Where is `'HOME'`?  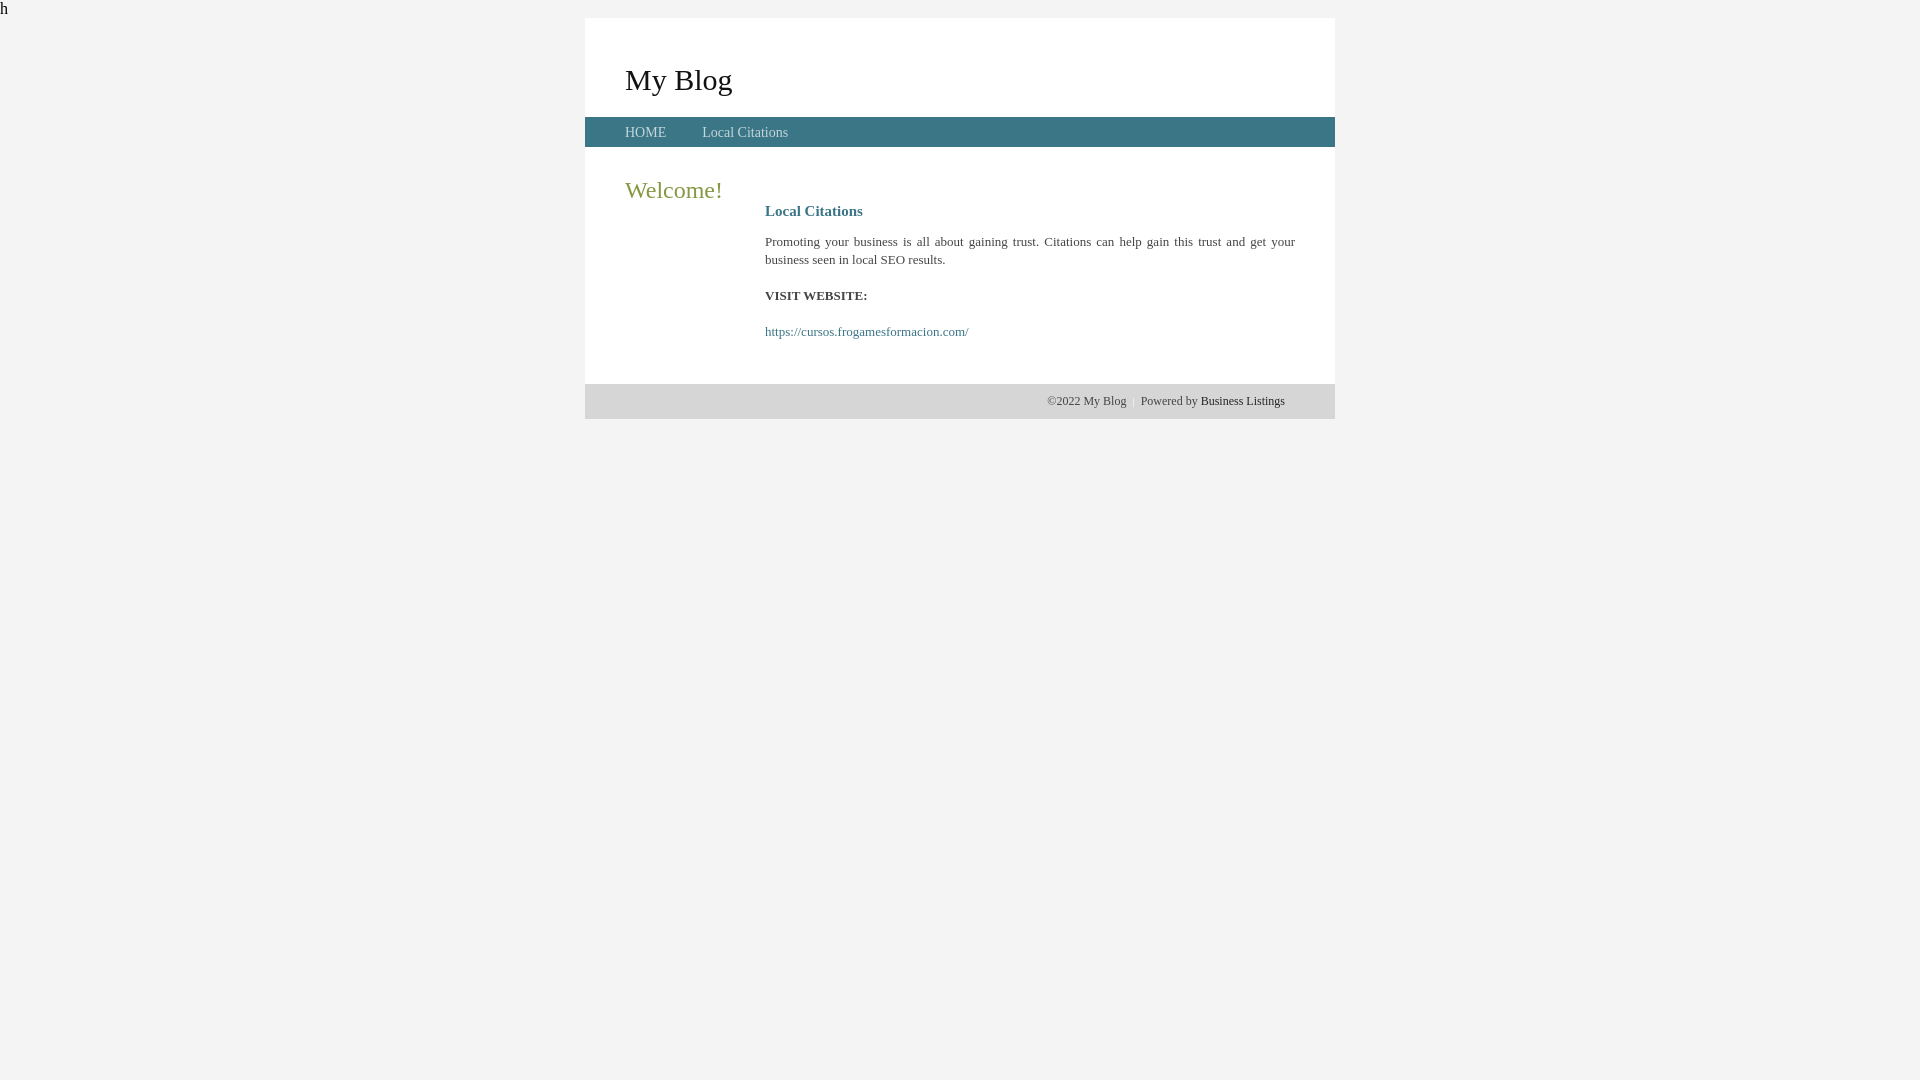
'HOME' is located at coordinates (645, 132).